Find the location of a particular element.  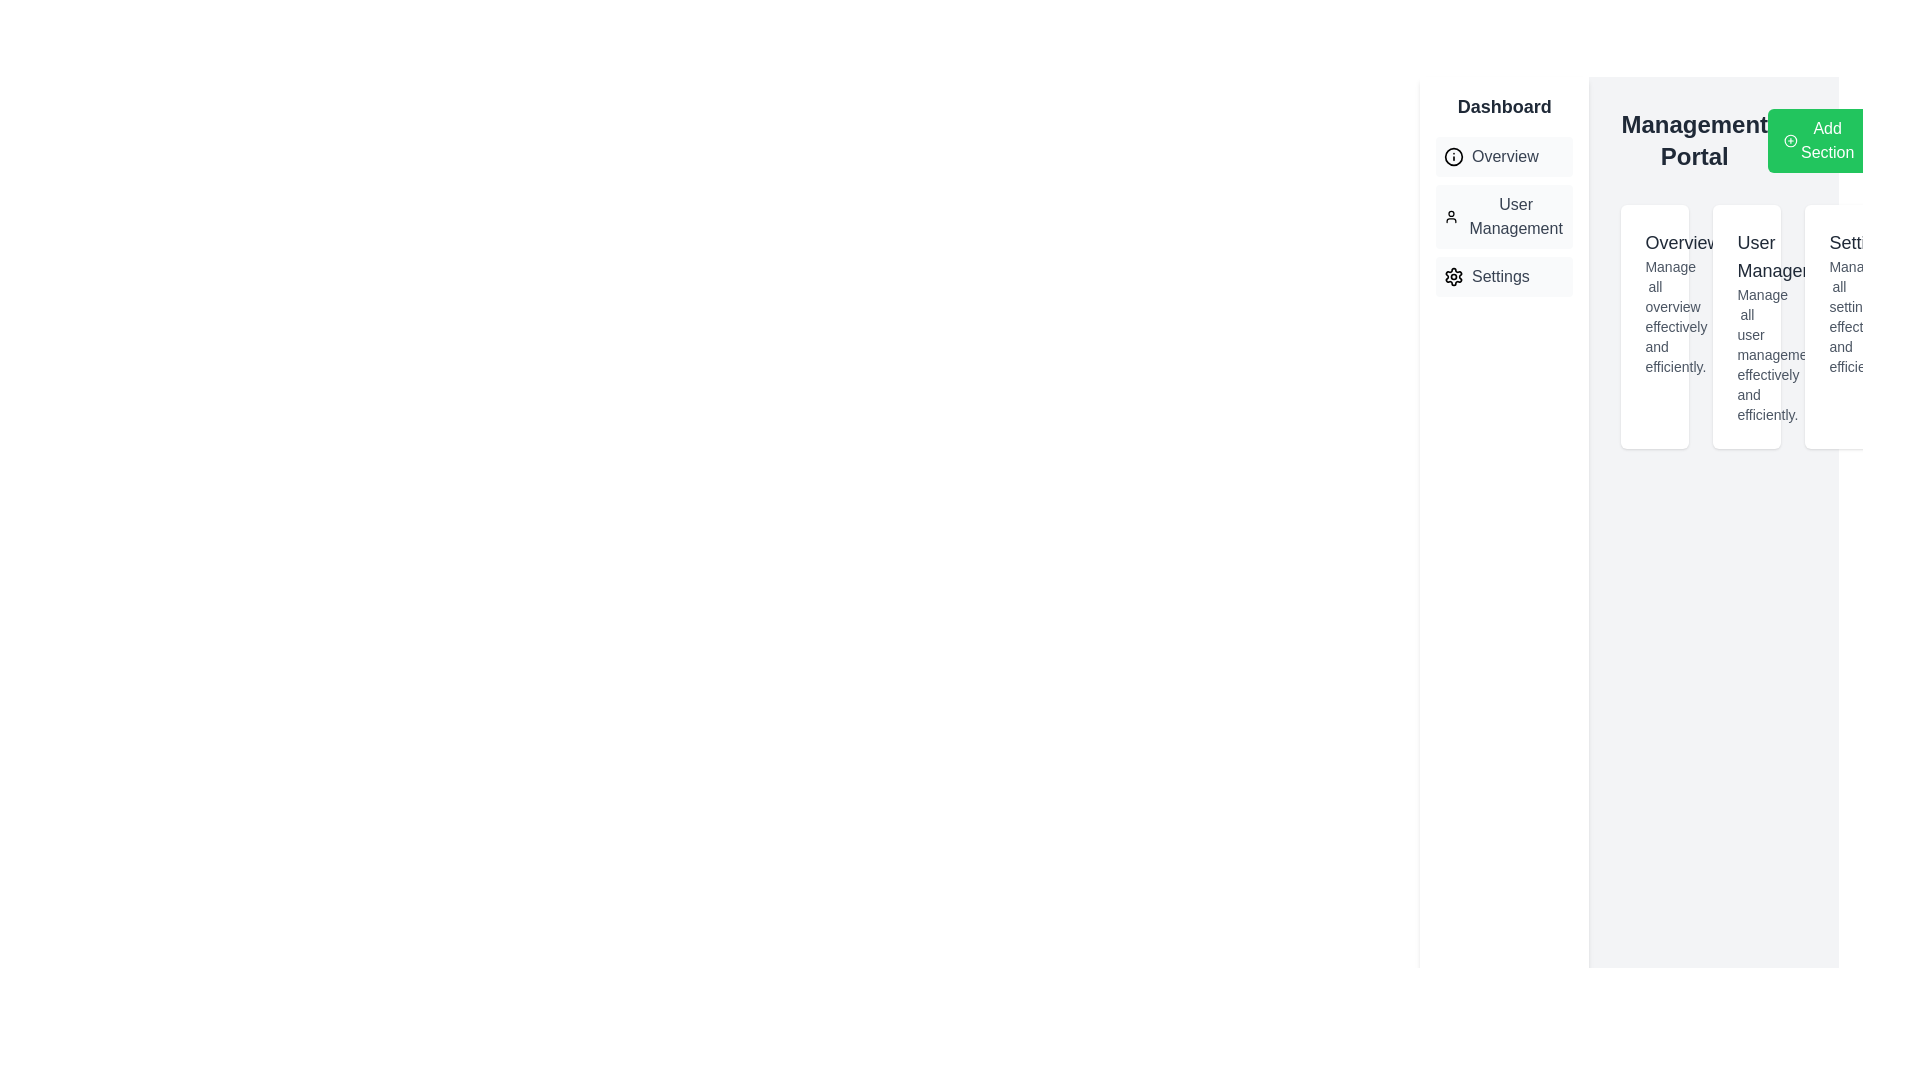

the 'Settings' icon located in the left-hand navigation panel, which visually represents the entry point for configuration or settings functionality is located at coordinates (1454, 277).